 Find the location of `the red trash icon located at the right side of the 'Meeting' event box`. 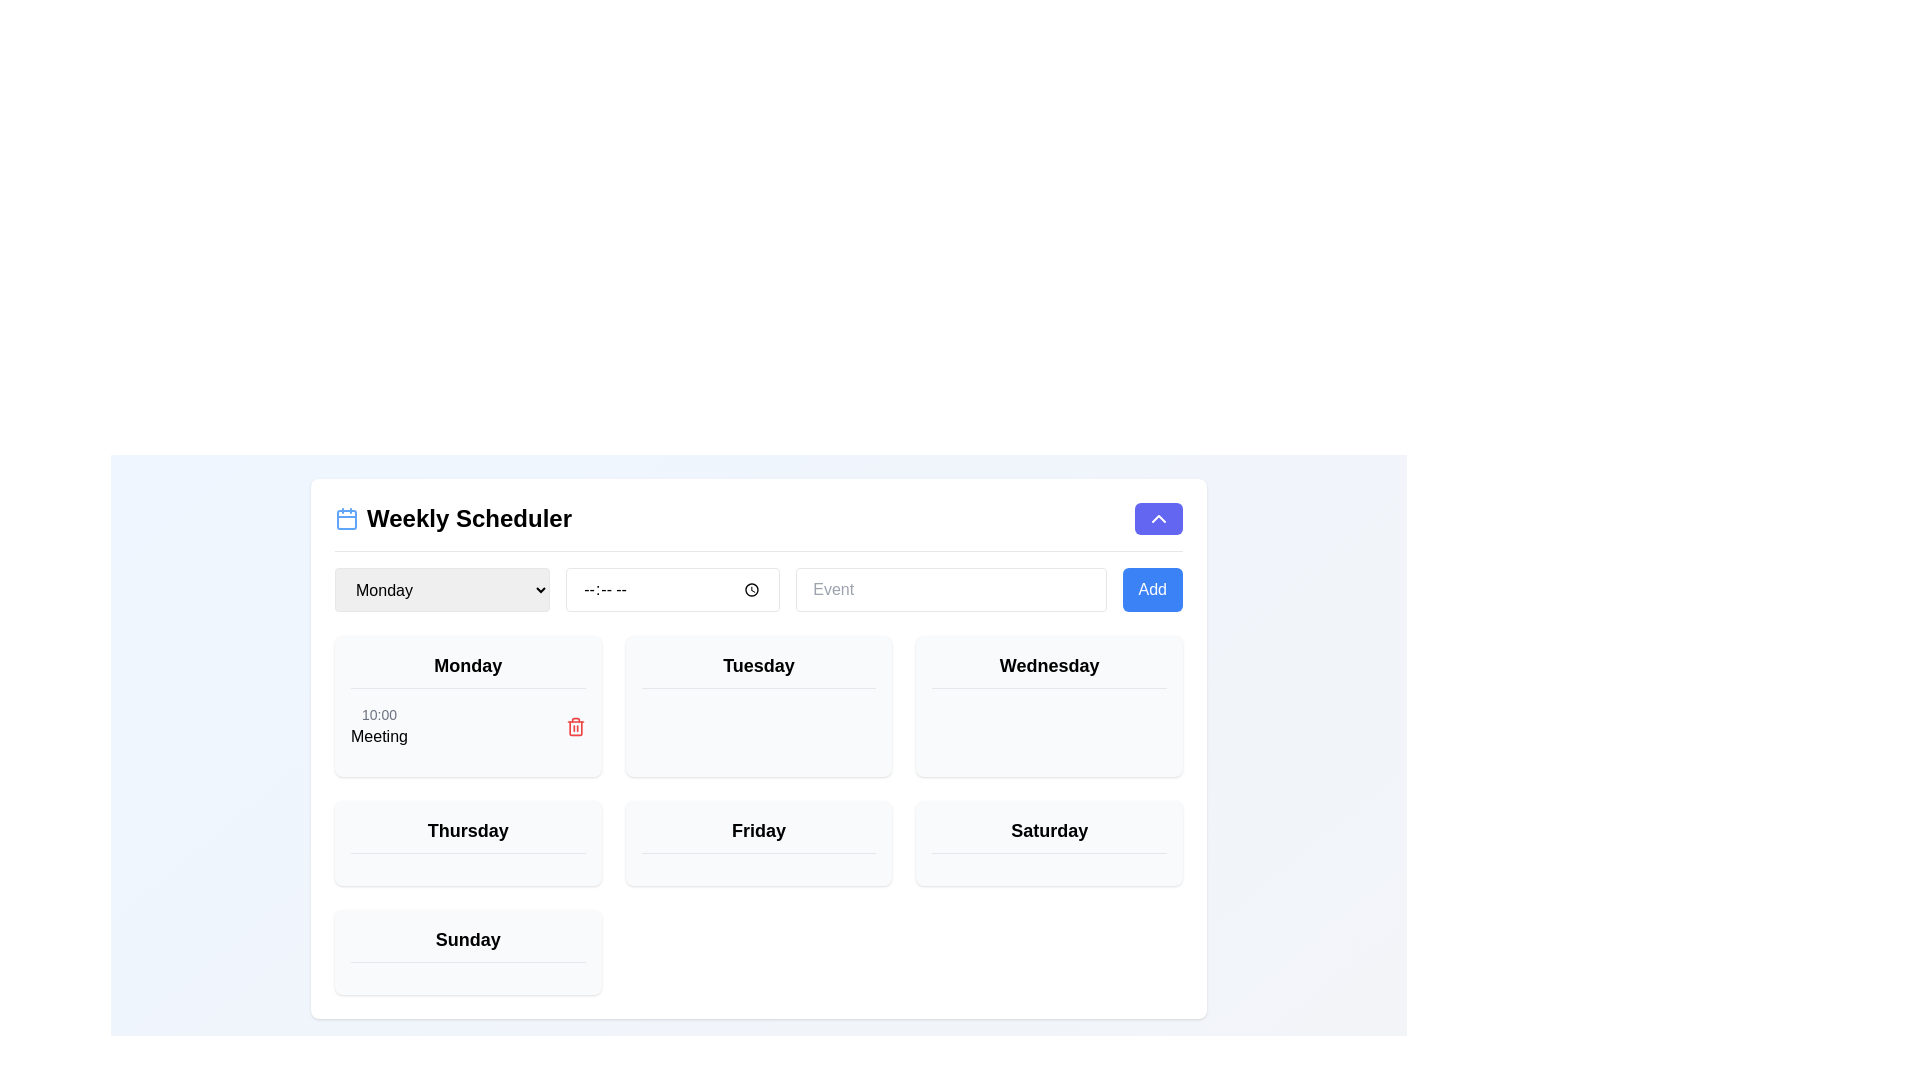

the red trash icon located at the right side of the 'Meeting' event box is located at coordinates (574, 726).